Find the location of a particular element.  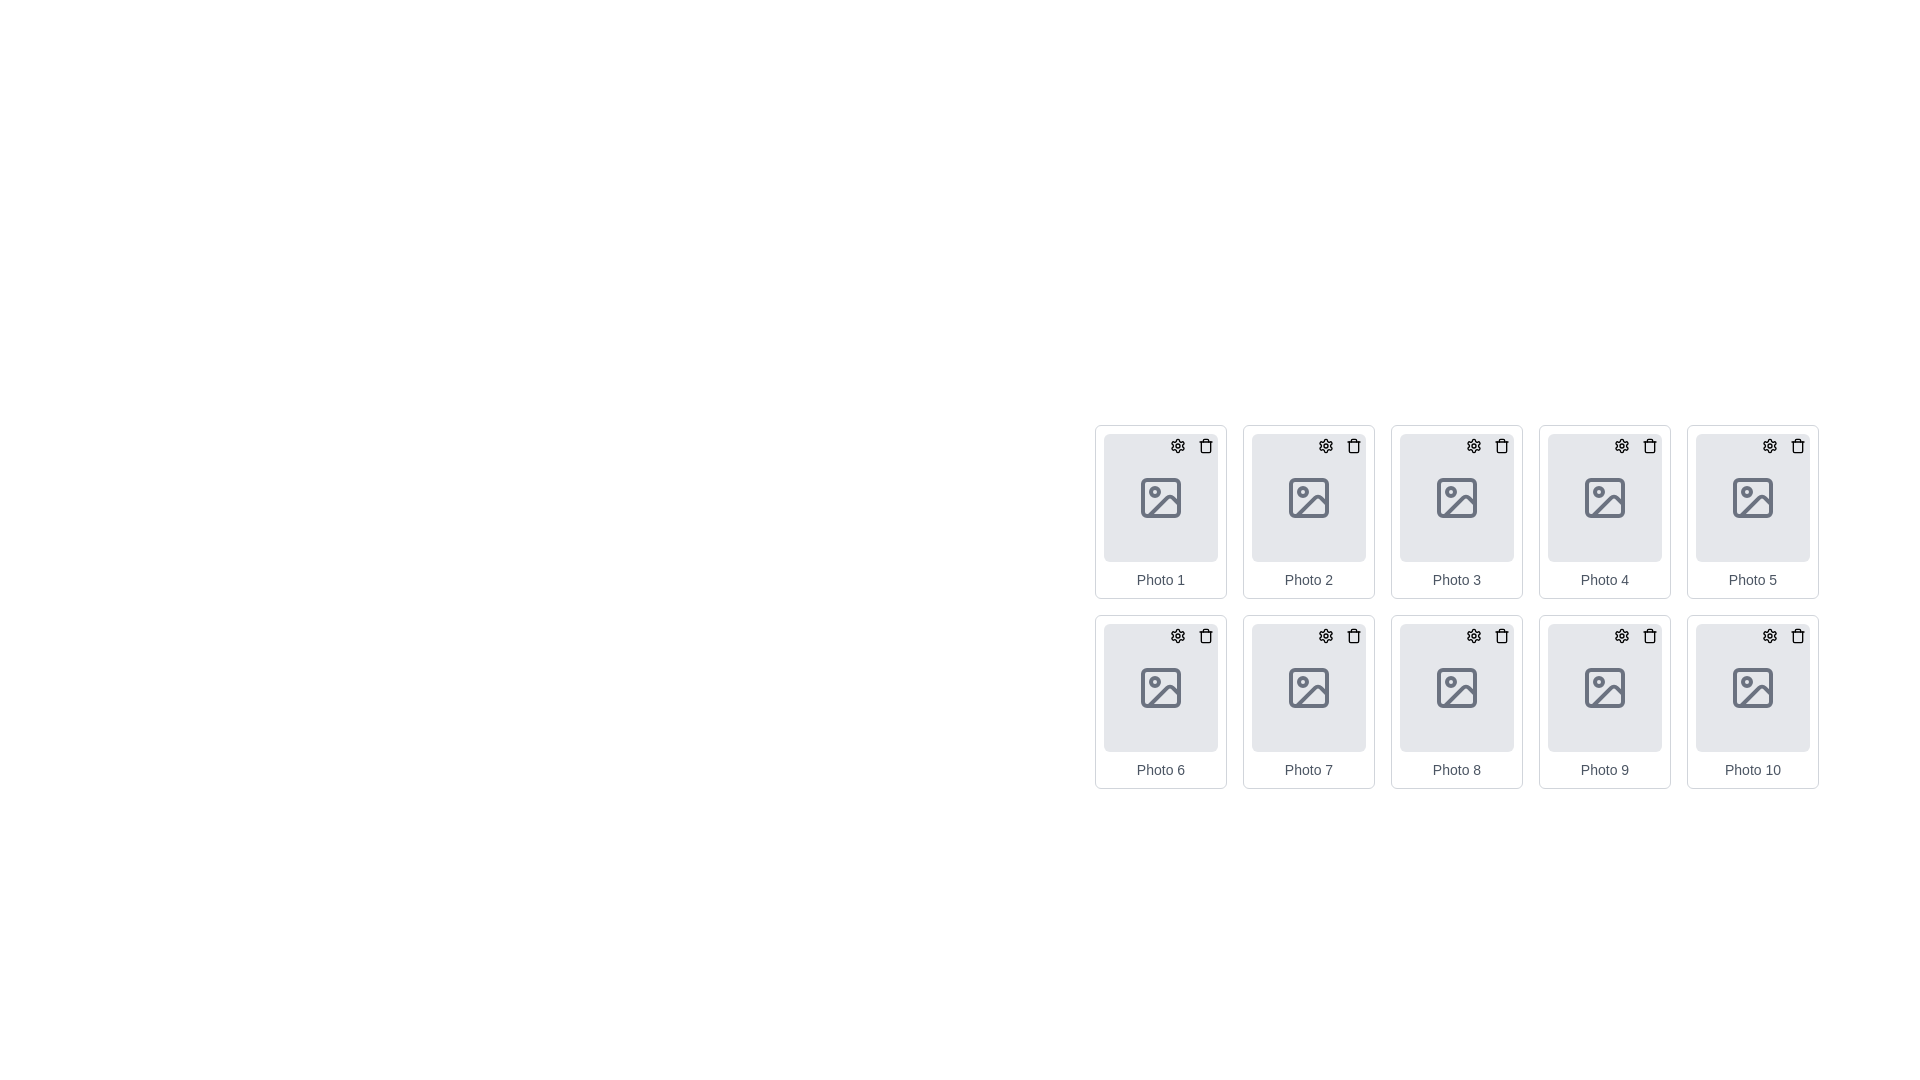

the fifth photo placeholder icon in the 2x5 grid layout is located at coordinates (1751, 496).